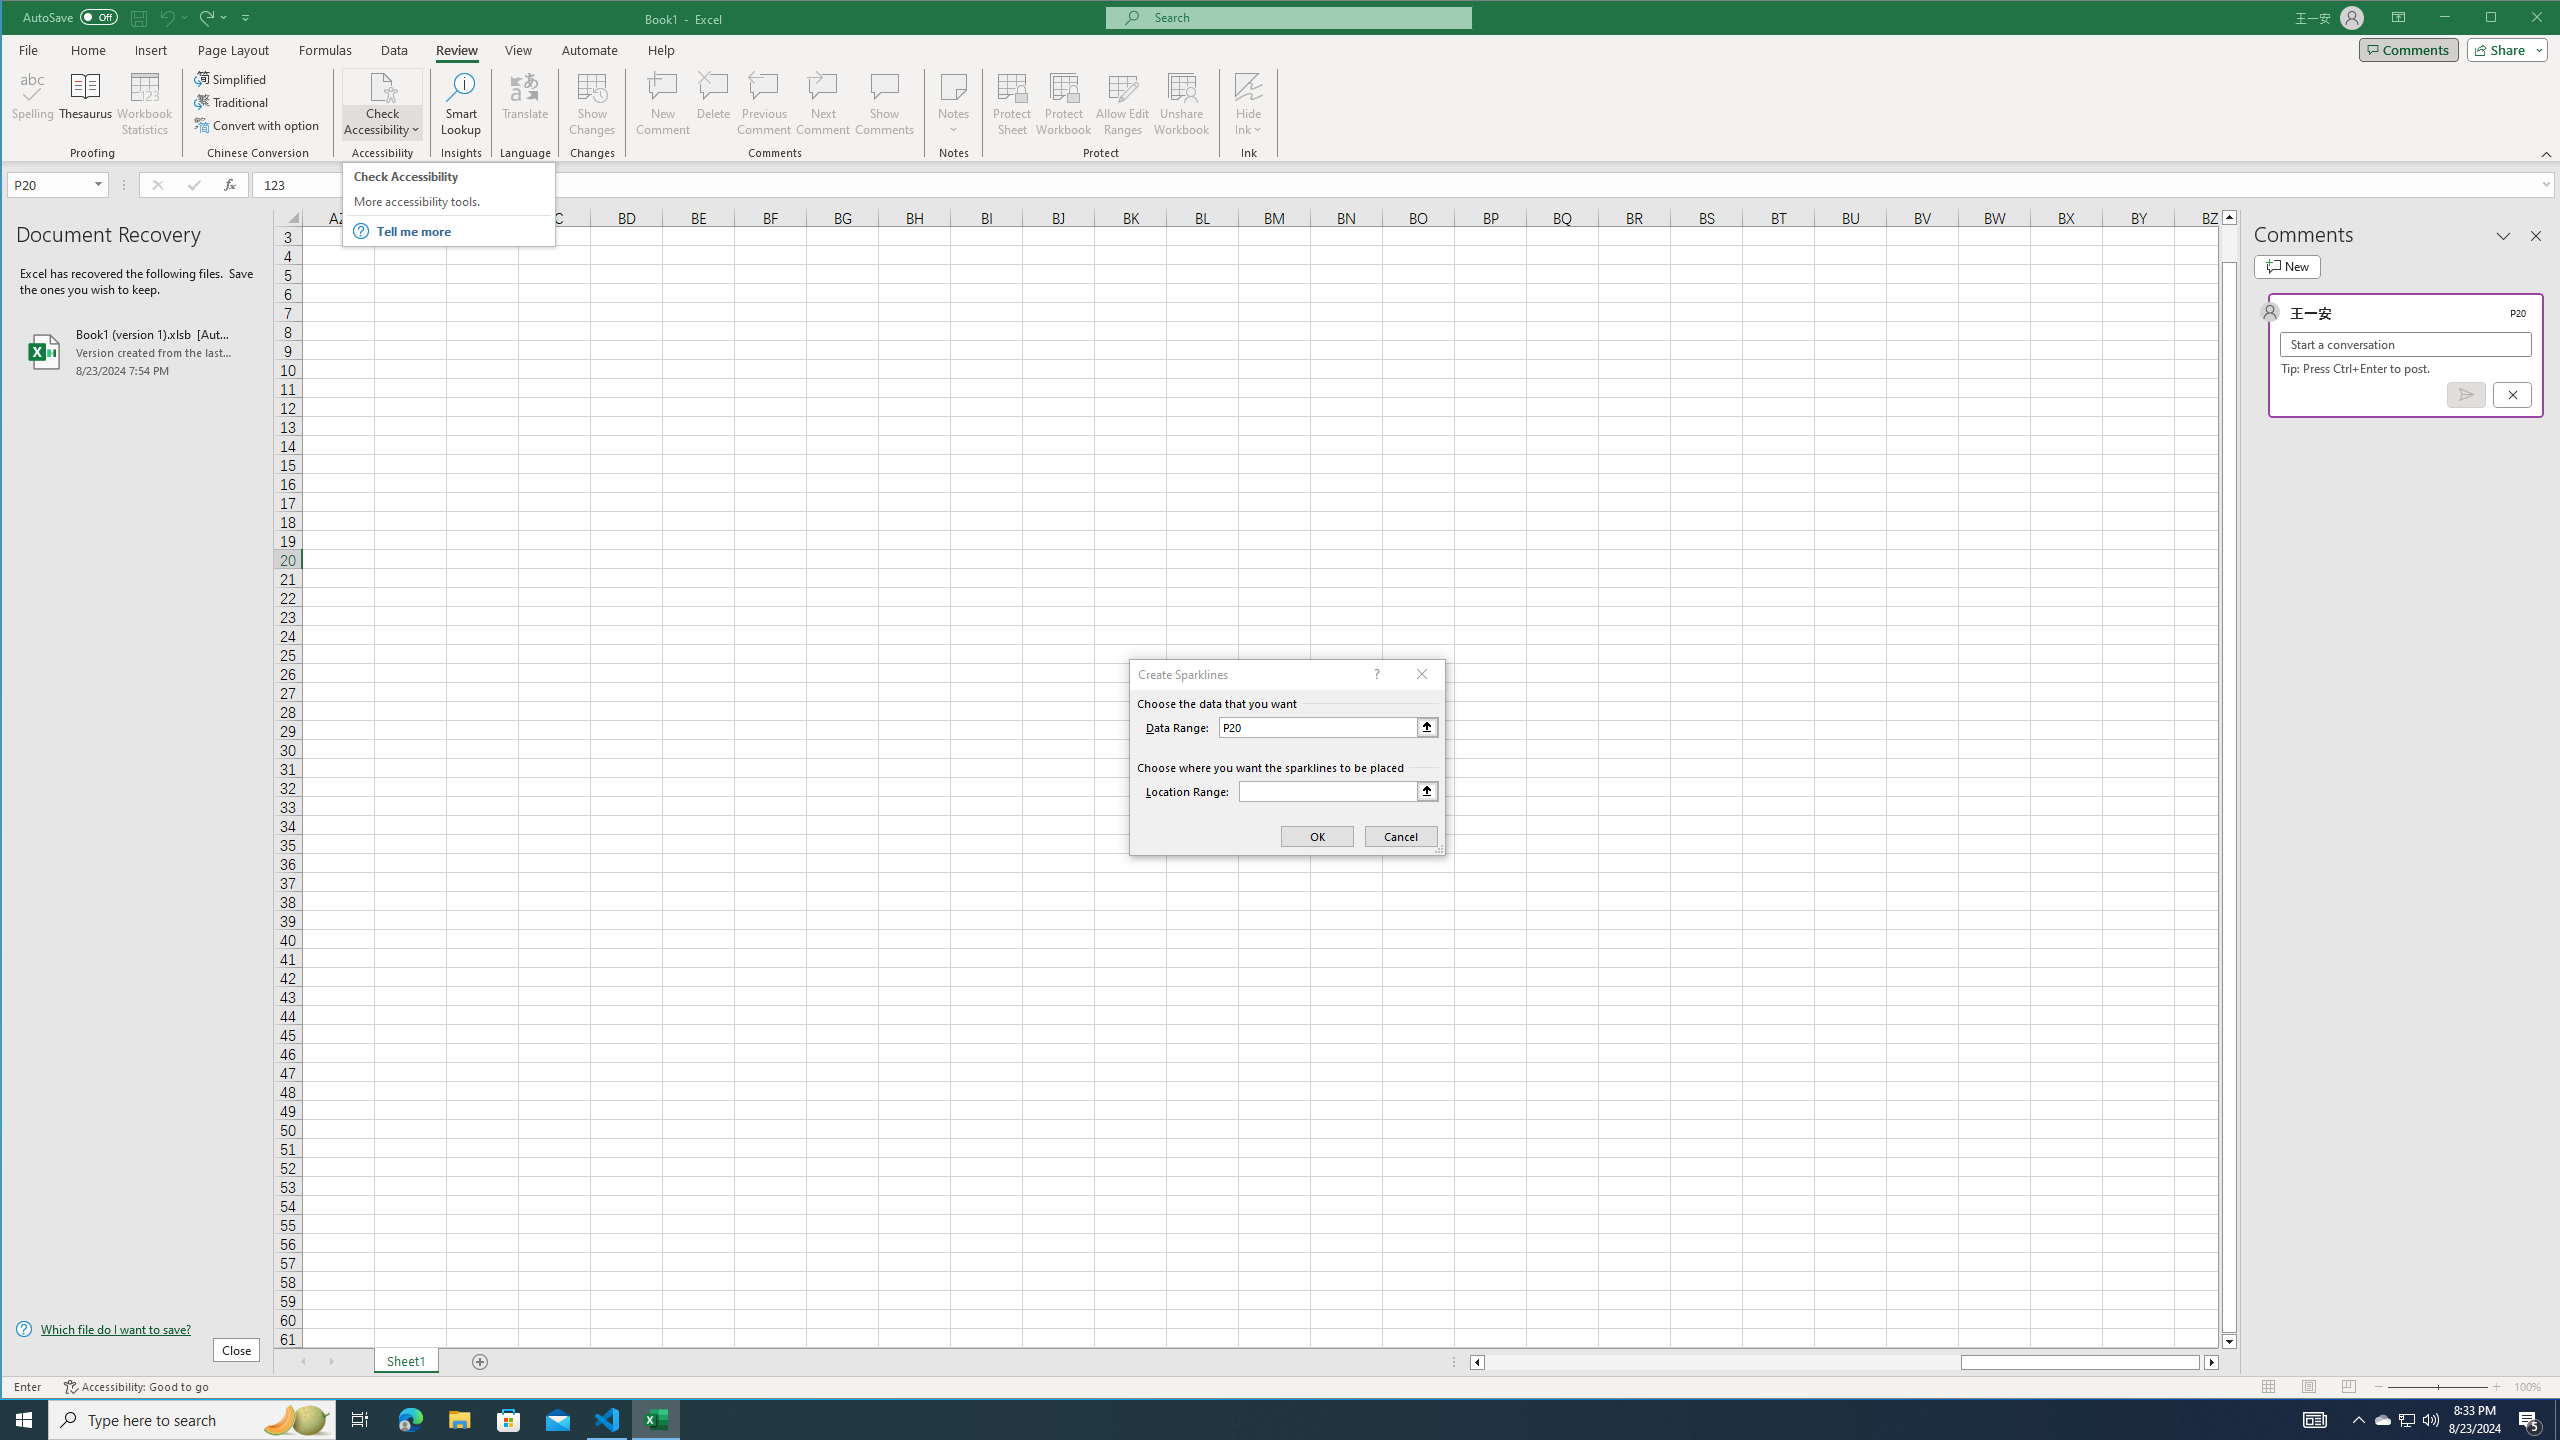  Describe the element at coordinates (232, 78) in the screenshot. I see `'Simplified'` at that location.